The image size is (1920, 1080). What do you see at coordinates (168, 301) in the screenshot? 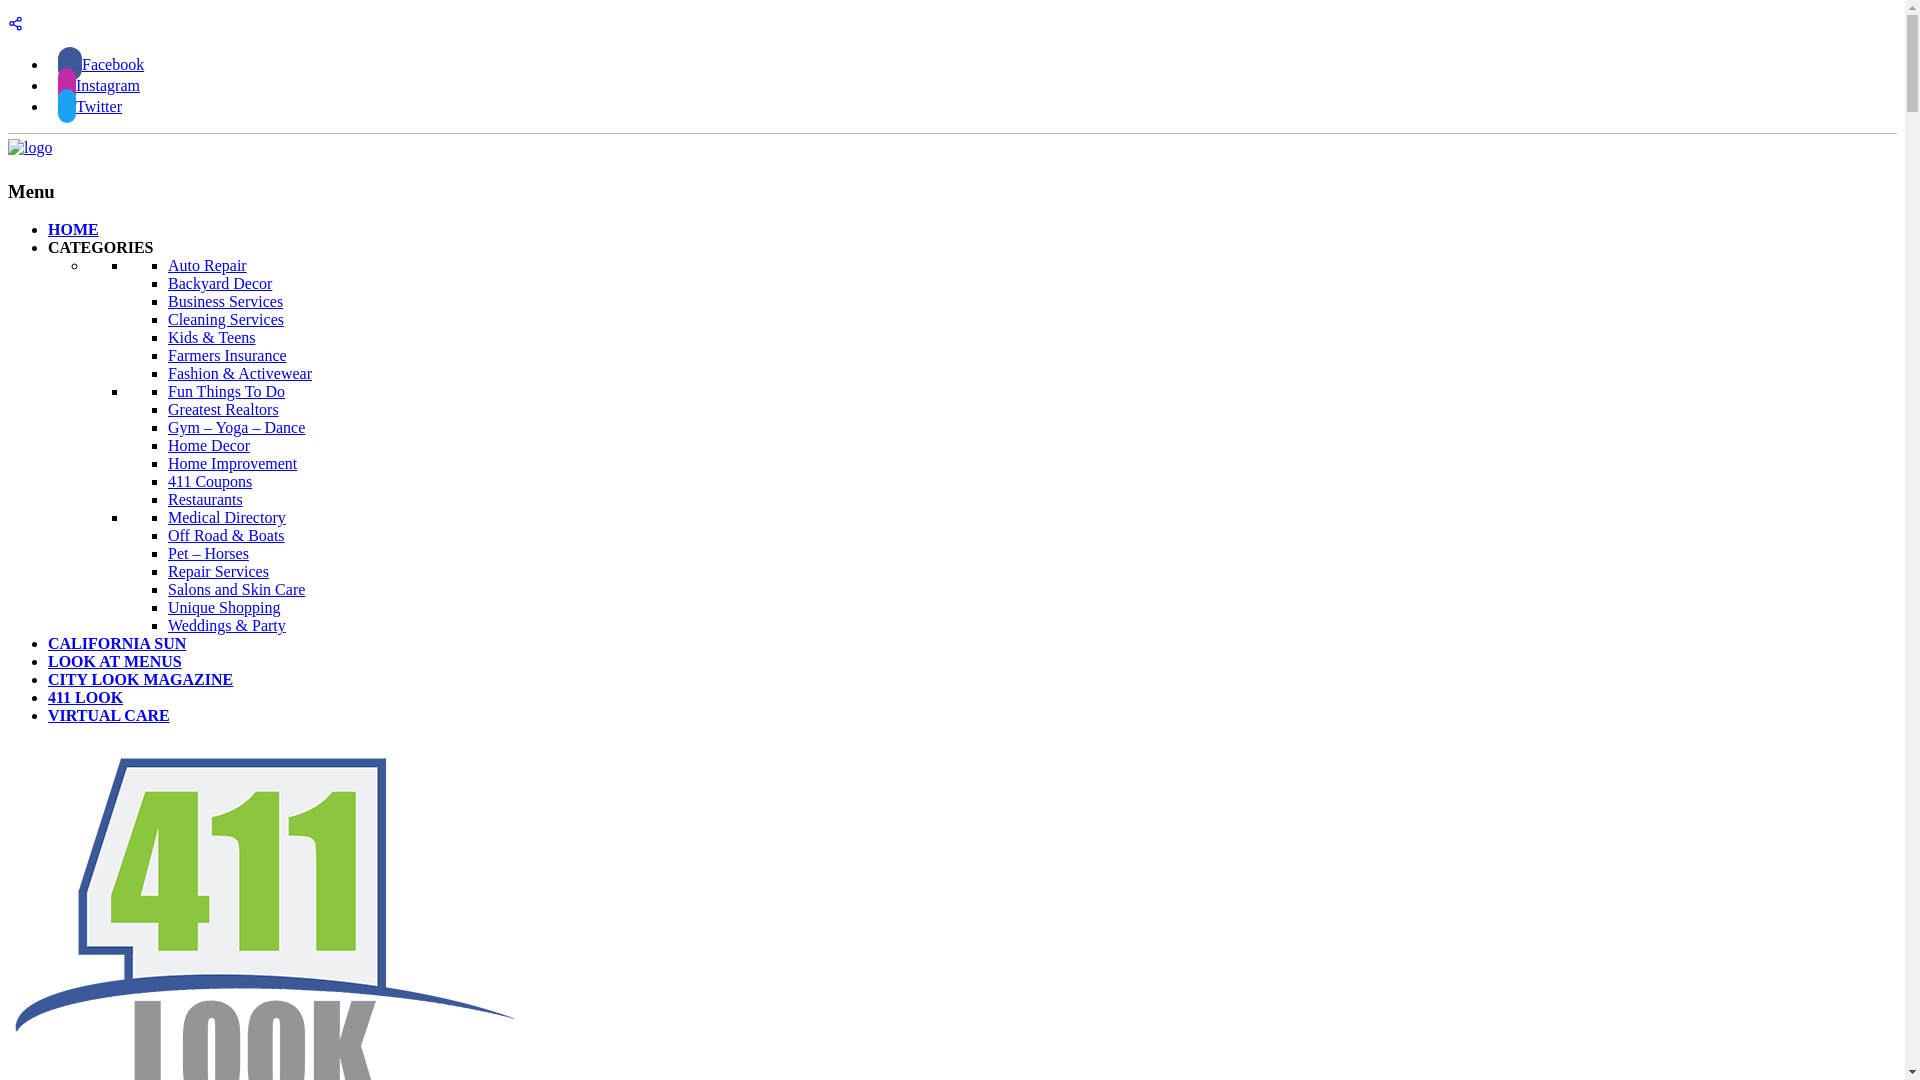
I see `'Business Services'` at bounding box center [168, 301].